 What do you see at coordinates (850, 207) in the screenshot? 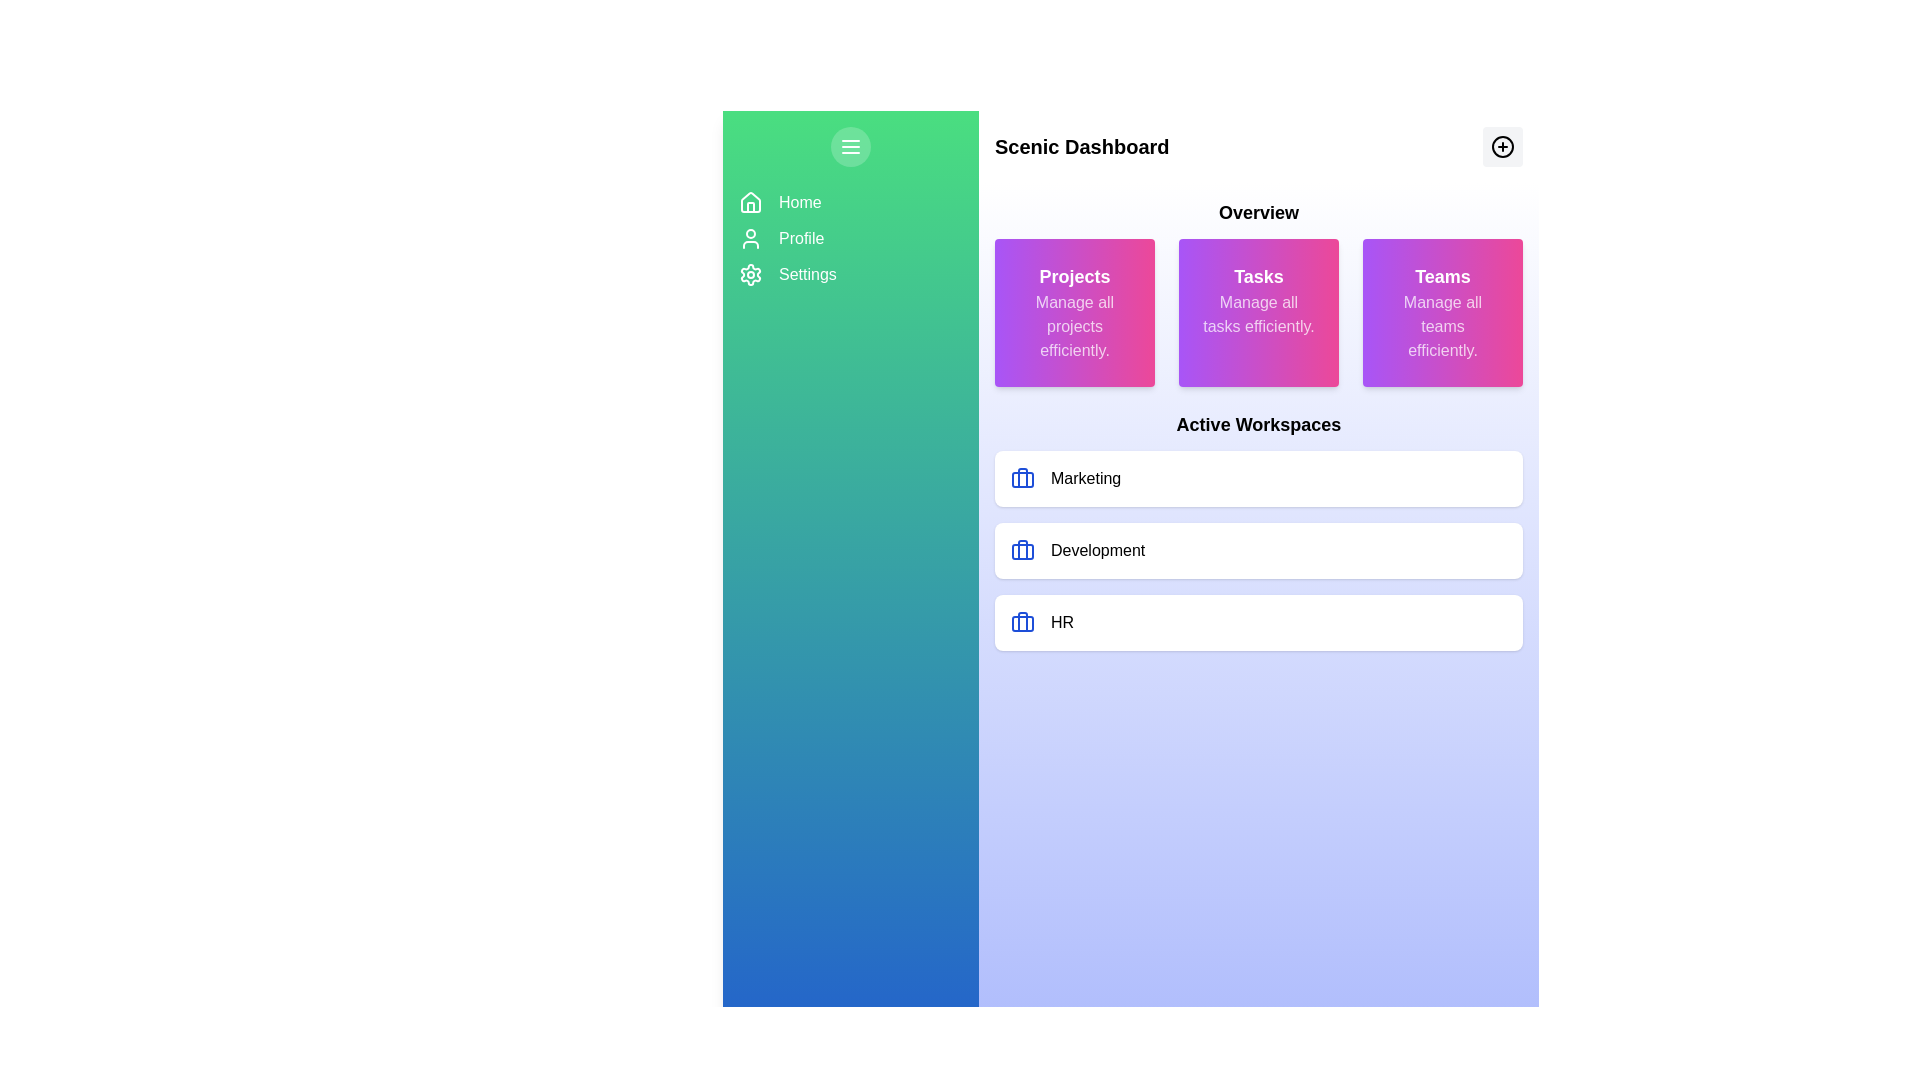
I see `the 'Home' menu item in the navigation panel` at bounding box center [850, 207].